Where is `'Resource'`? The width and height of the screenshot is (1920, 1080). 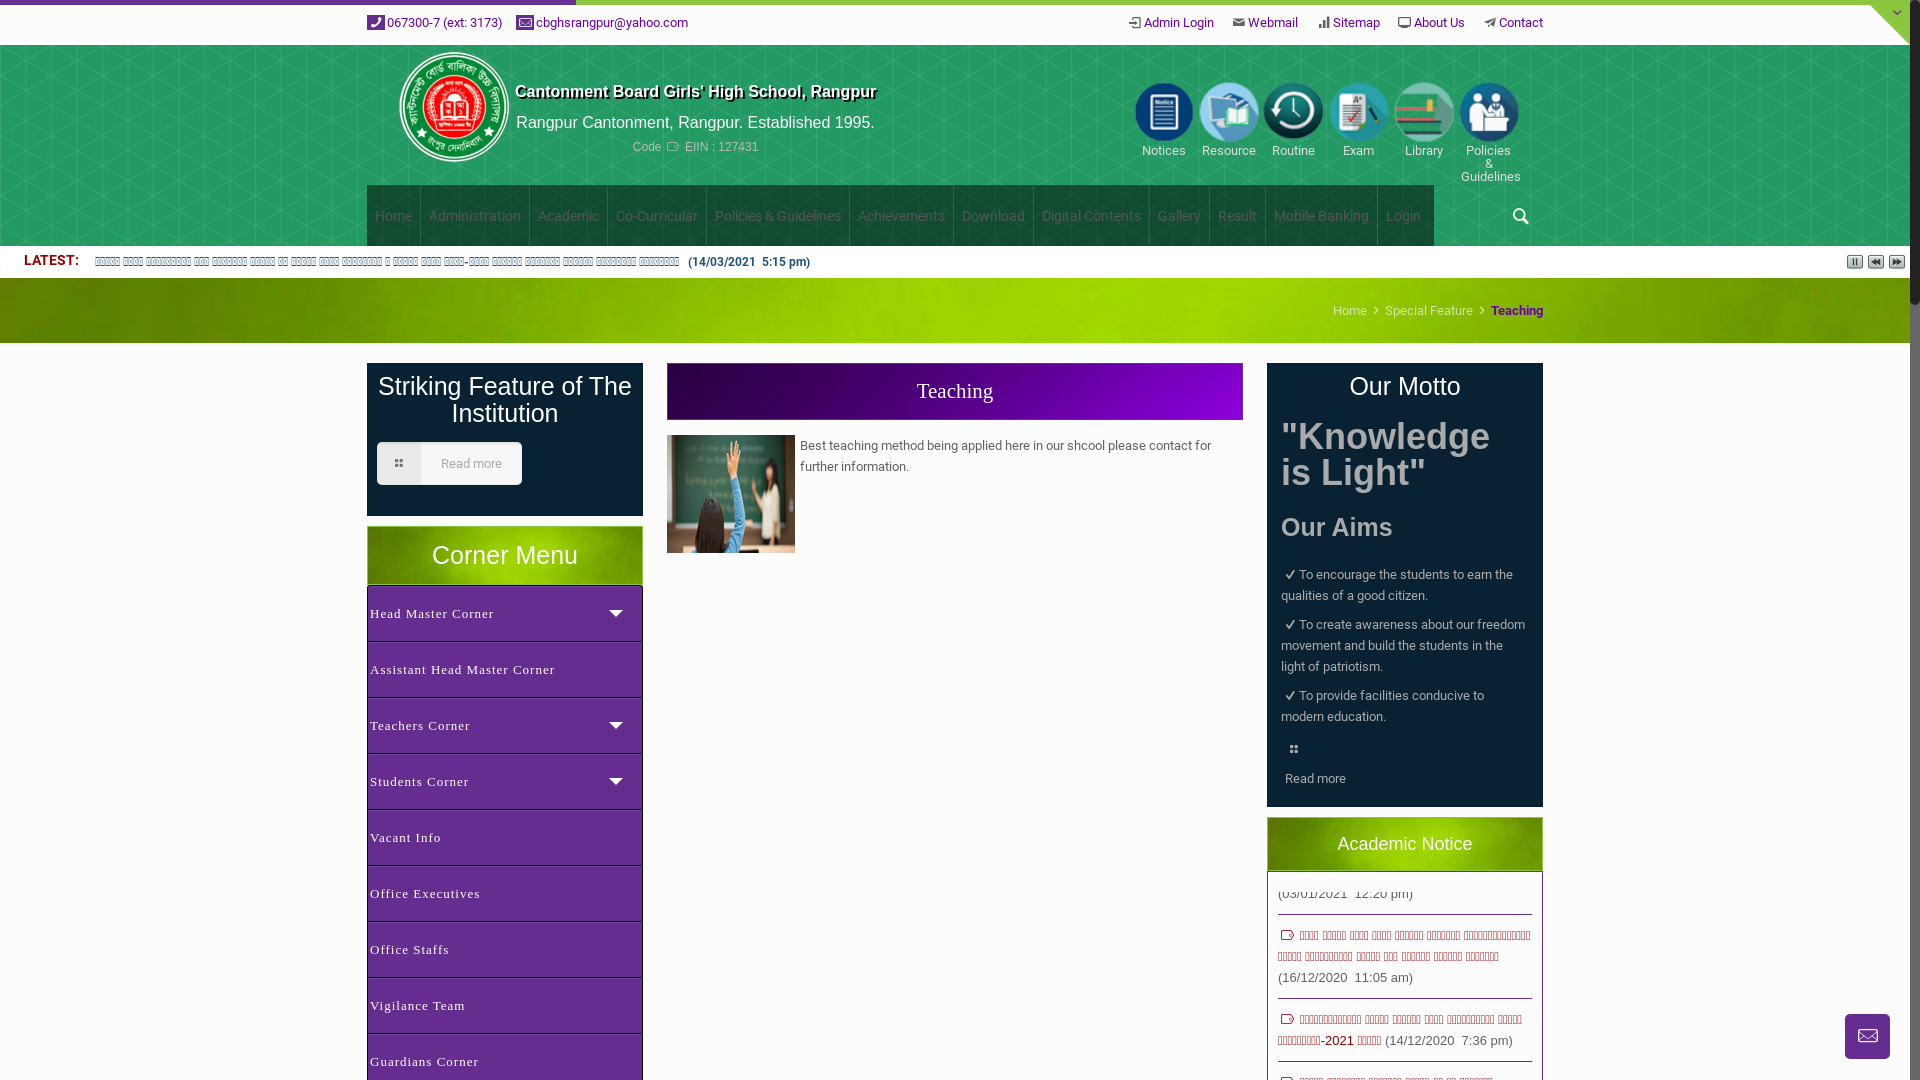
'Resource' is located at coordinates (1227, 119).